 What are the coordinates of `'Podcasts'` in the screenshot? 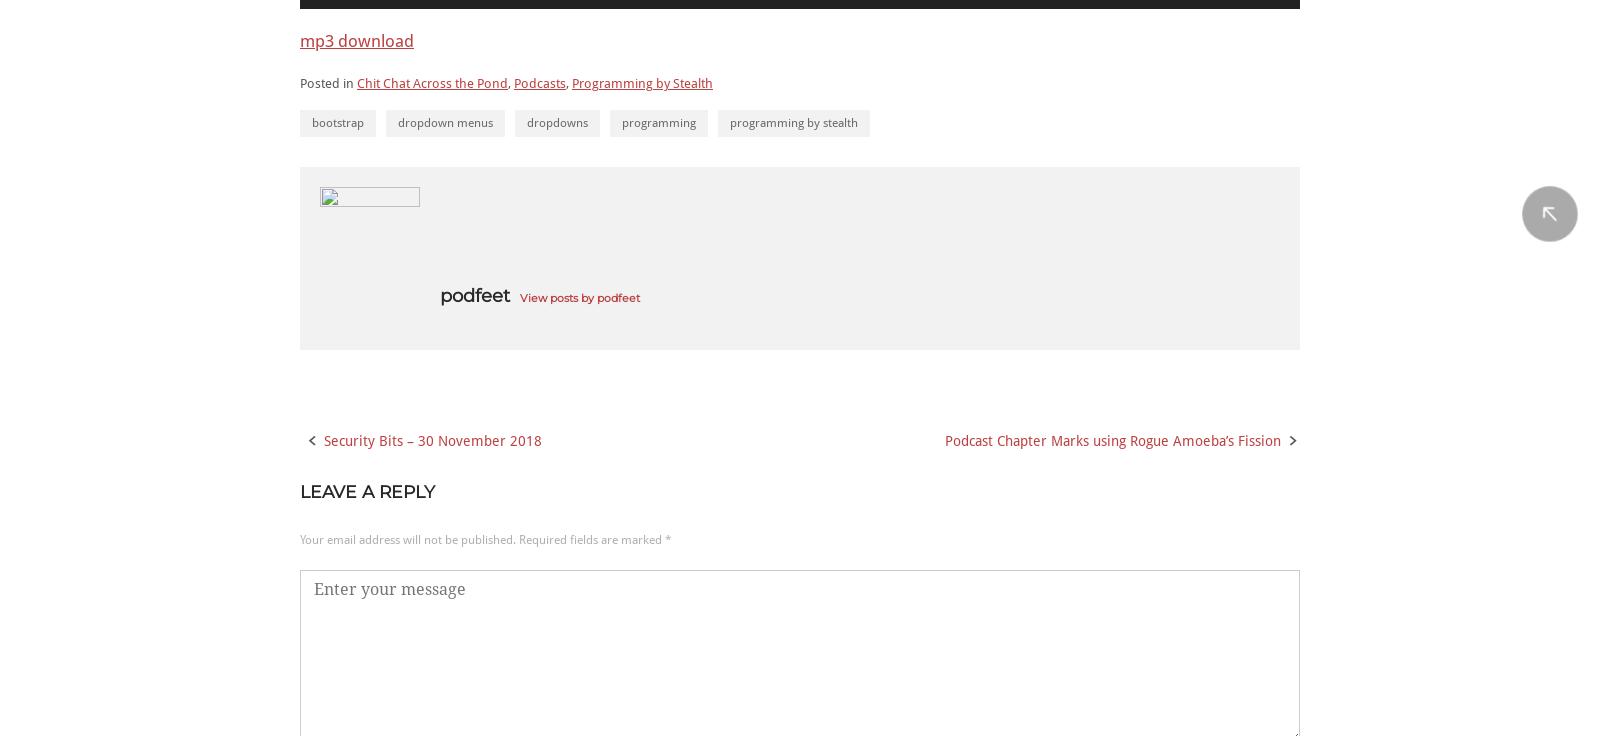 It's located at (539, 83).